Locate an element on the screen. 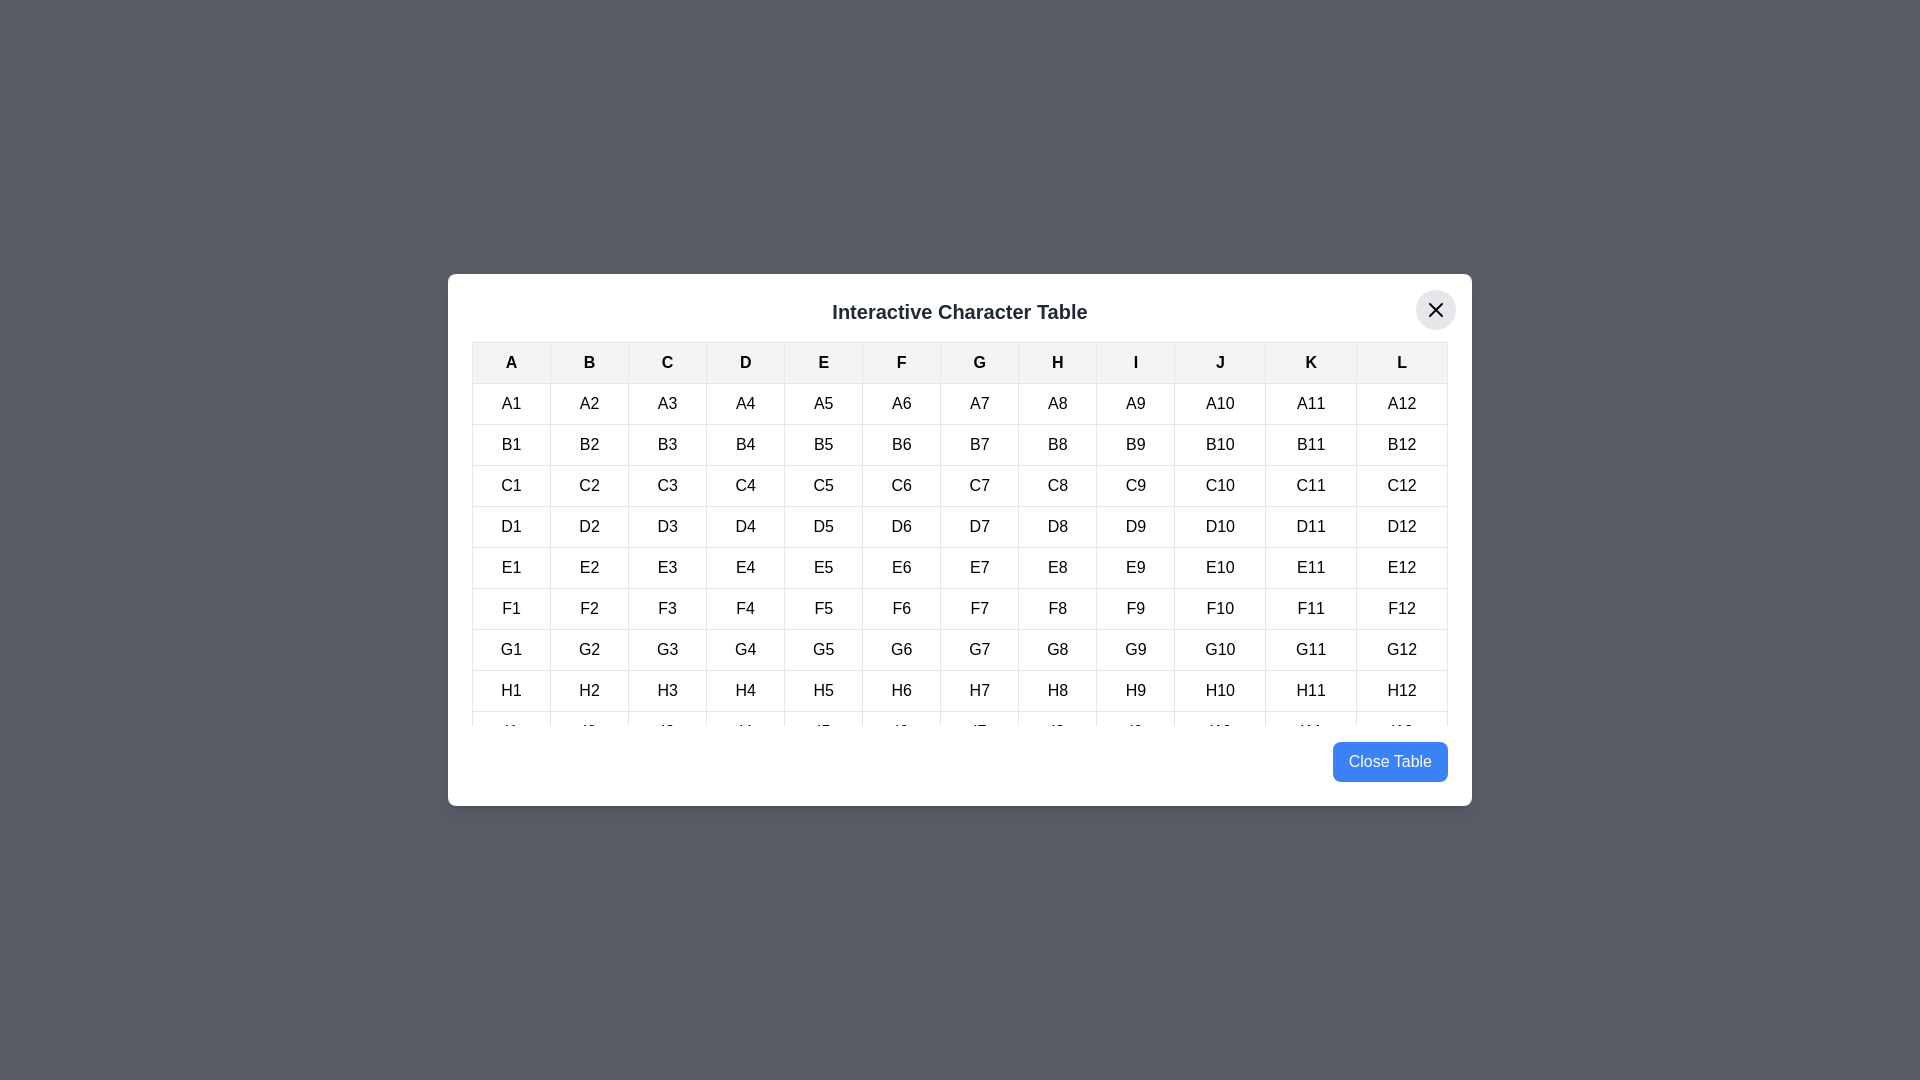 This screenshot has height=1080, width=1920. the table header cell labeled I to highlight its column is located at coordinates (1135, 362).